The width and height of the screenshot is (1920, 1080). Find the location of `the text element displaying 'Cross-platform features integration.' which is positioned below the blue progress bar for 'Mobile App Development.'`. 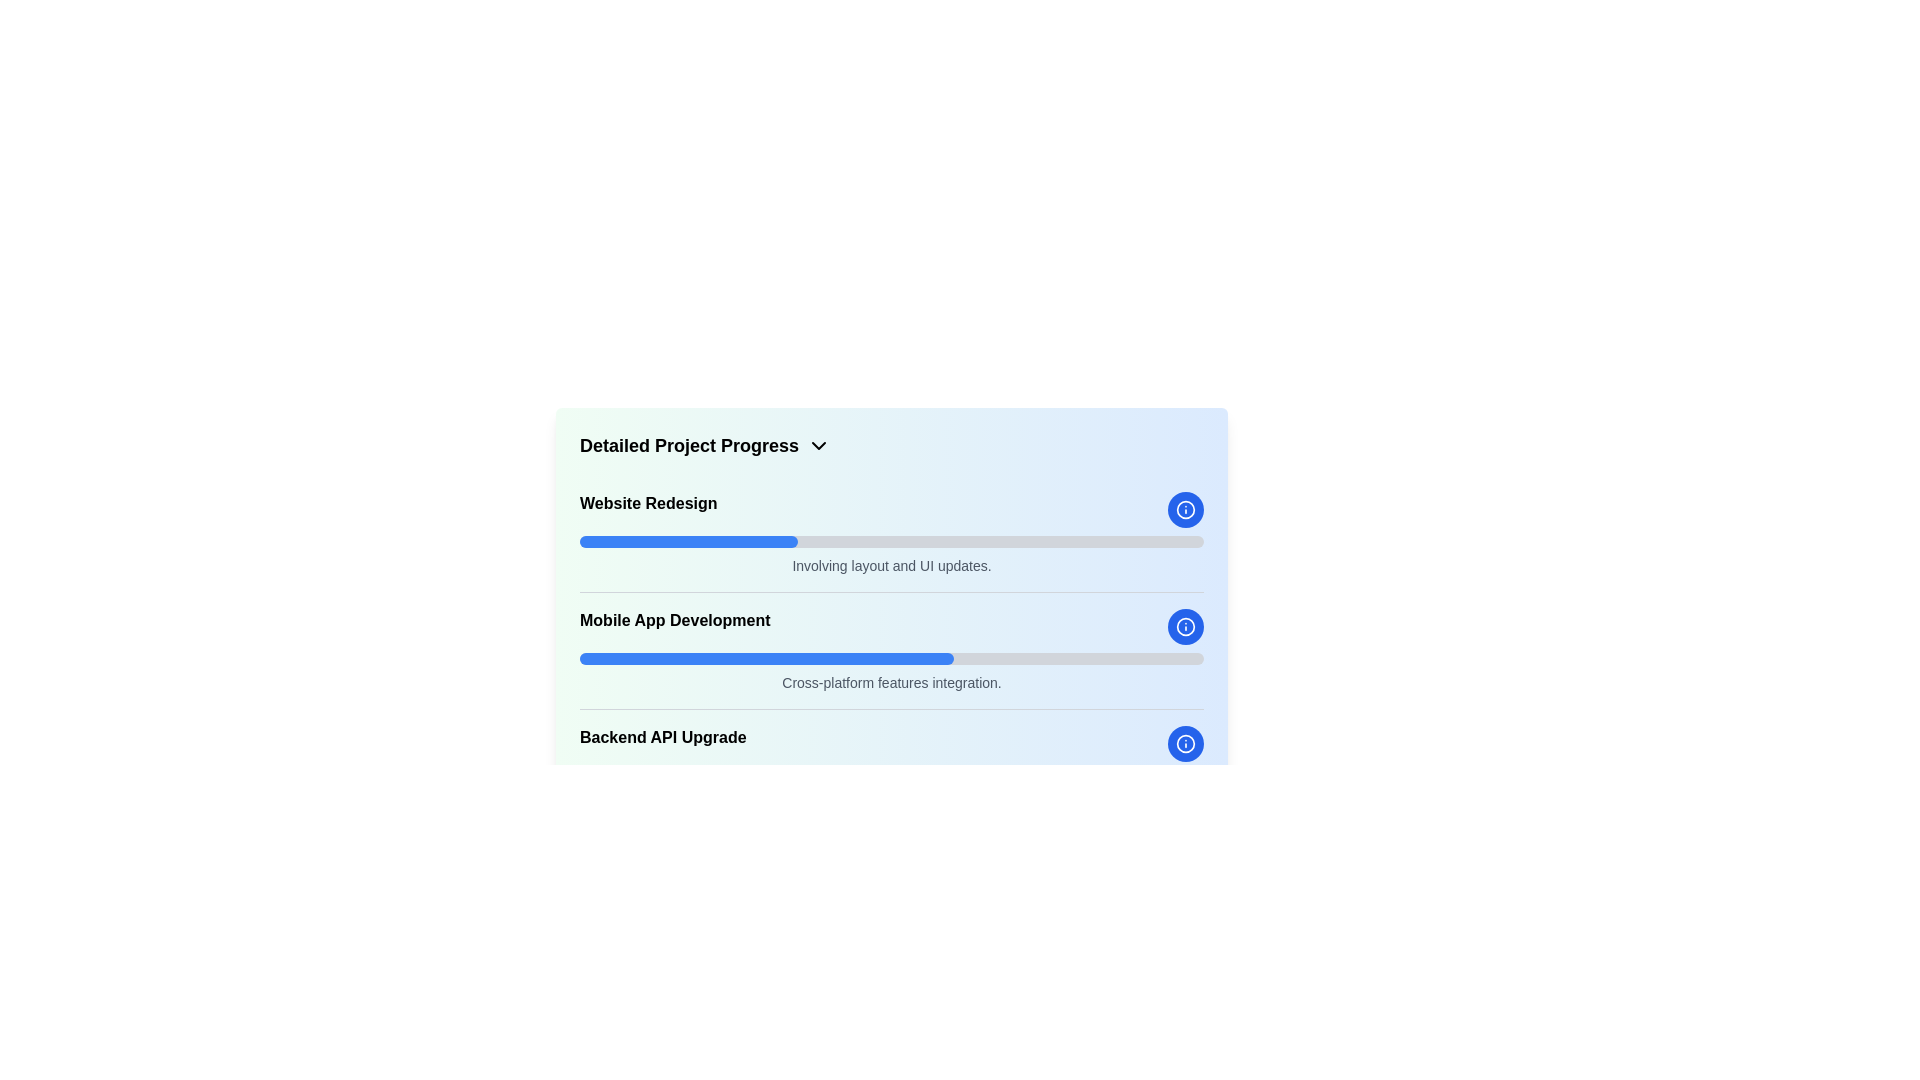

the text element displaying 'Cross-platform features integration.' which is positioned below the blue progress bar for 'Mobile App Development.' is located at coordinates (891, 681).